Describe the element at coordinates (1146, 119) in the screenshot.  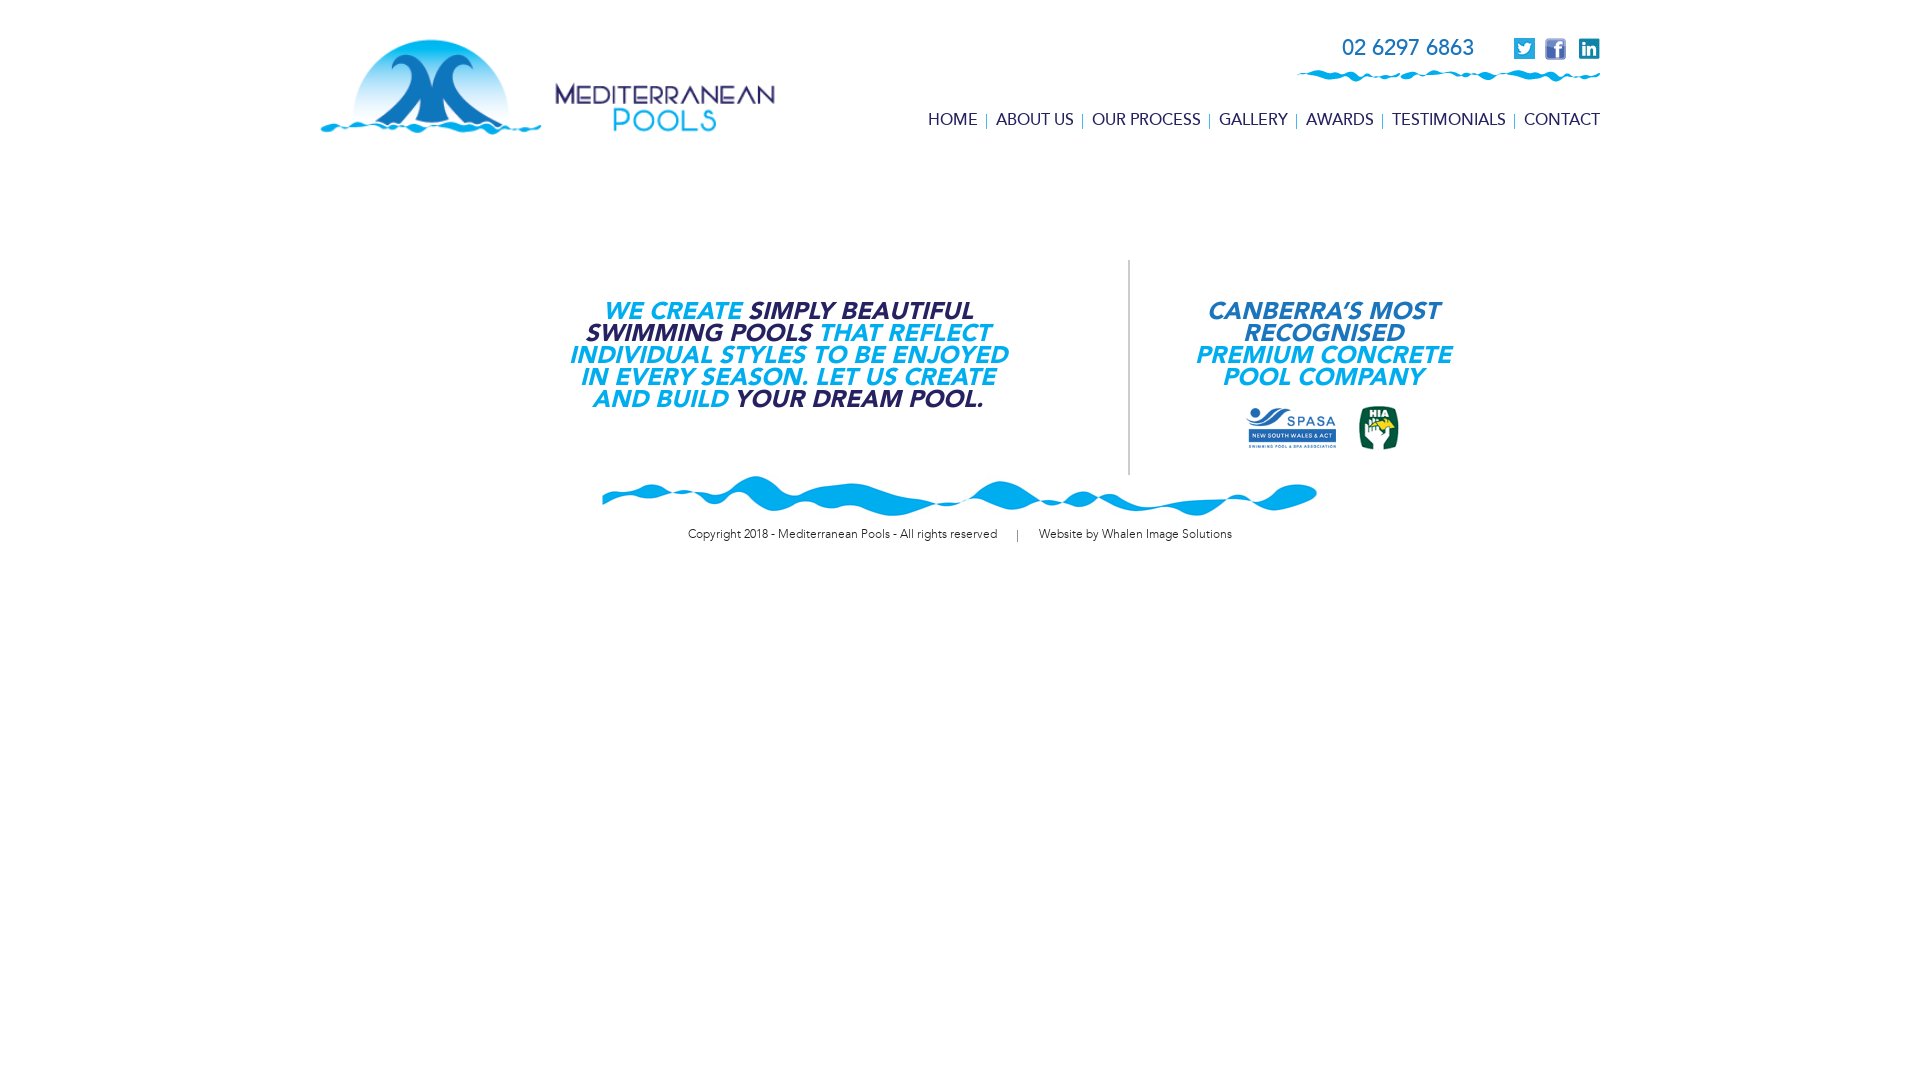
I see `'OUR PROCESS'` at that location.